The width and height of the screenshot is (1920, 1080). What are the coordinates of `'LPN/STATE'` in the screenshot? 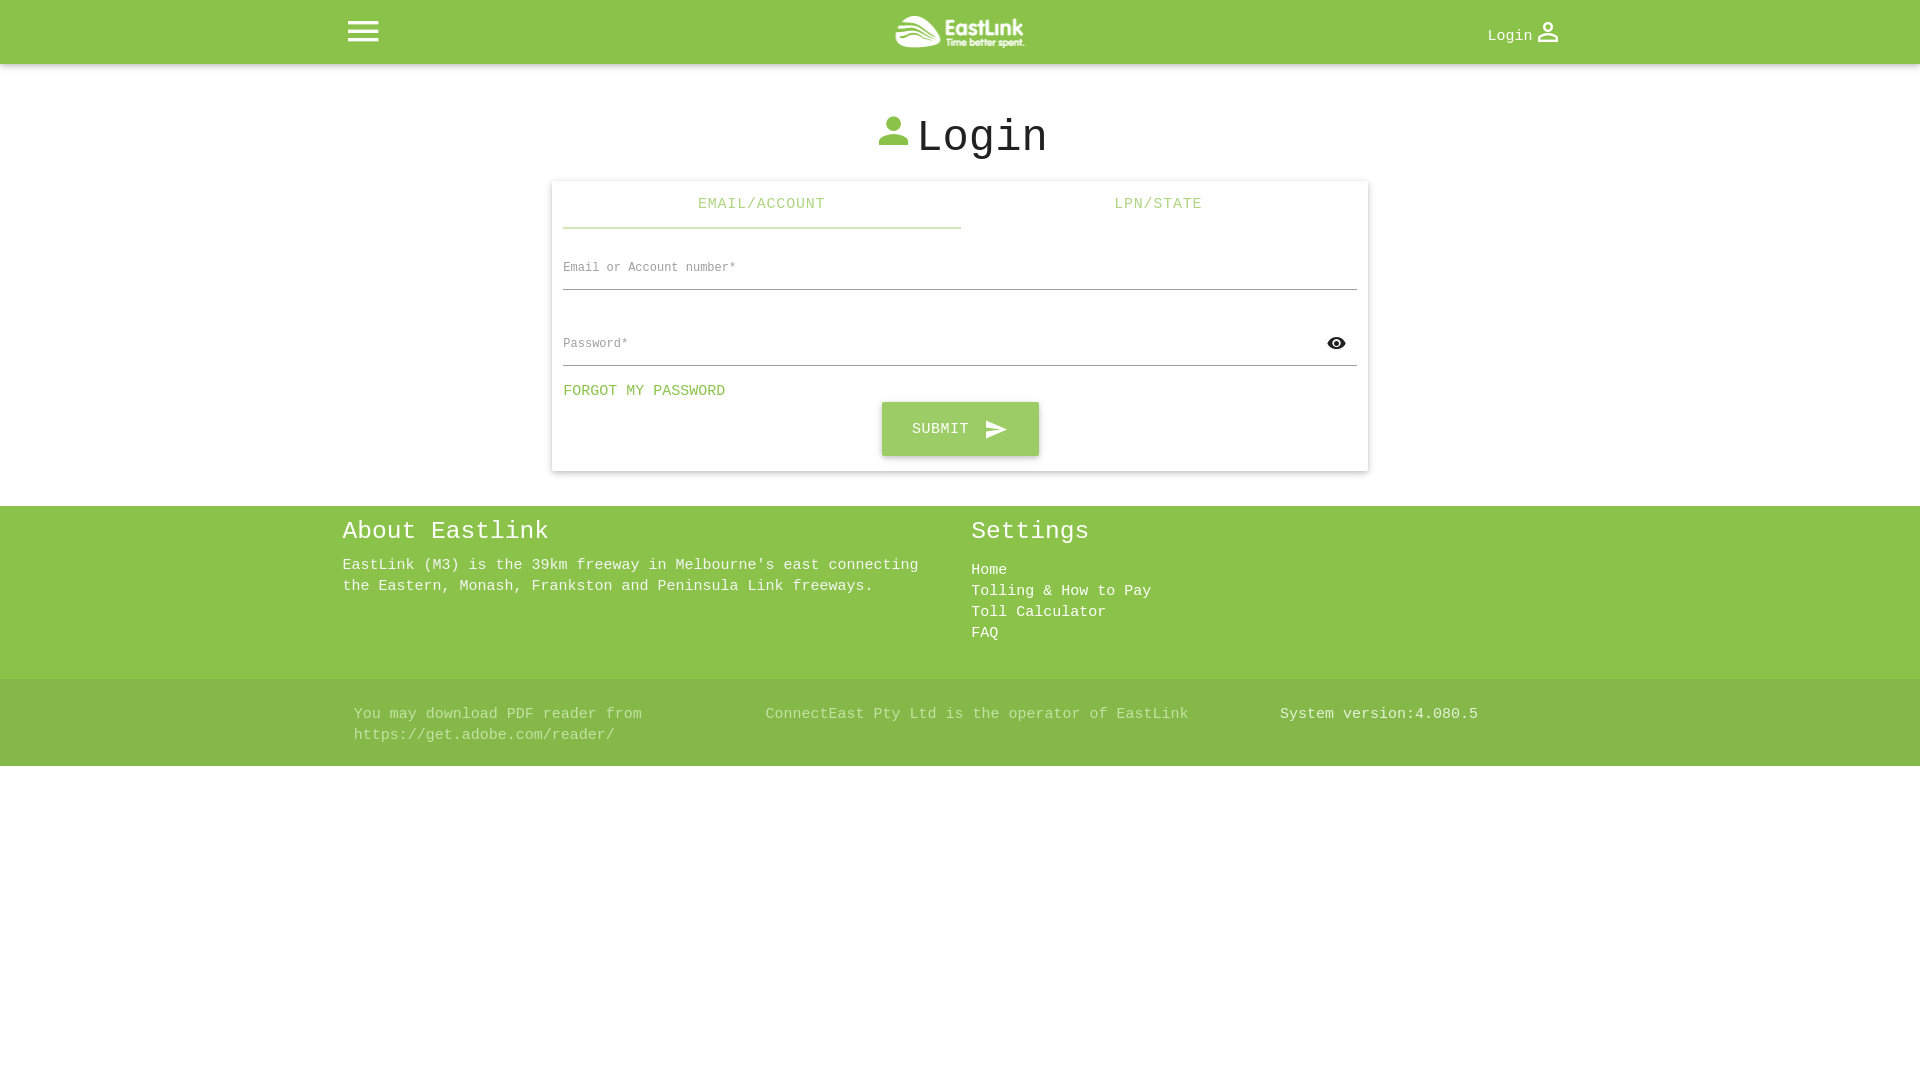 It's located at (1158, 204).